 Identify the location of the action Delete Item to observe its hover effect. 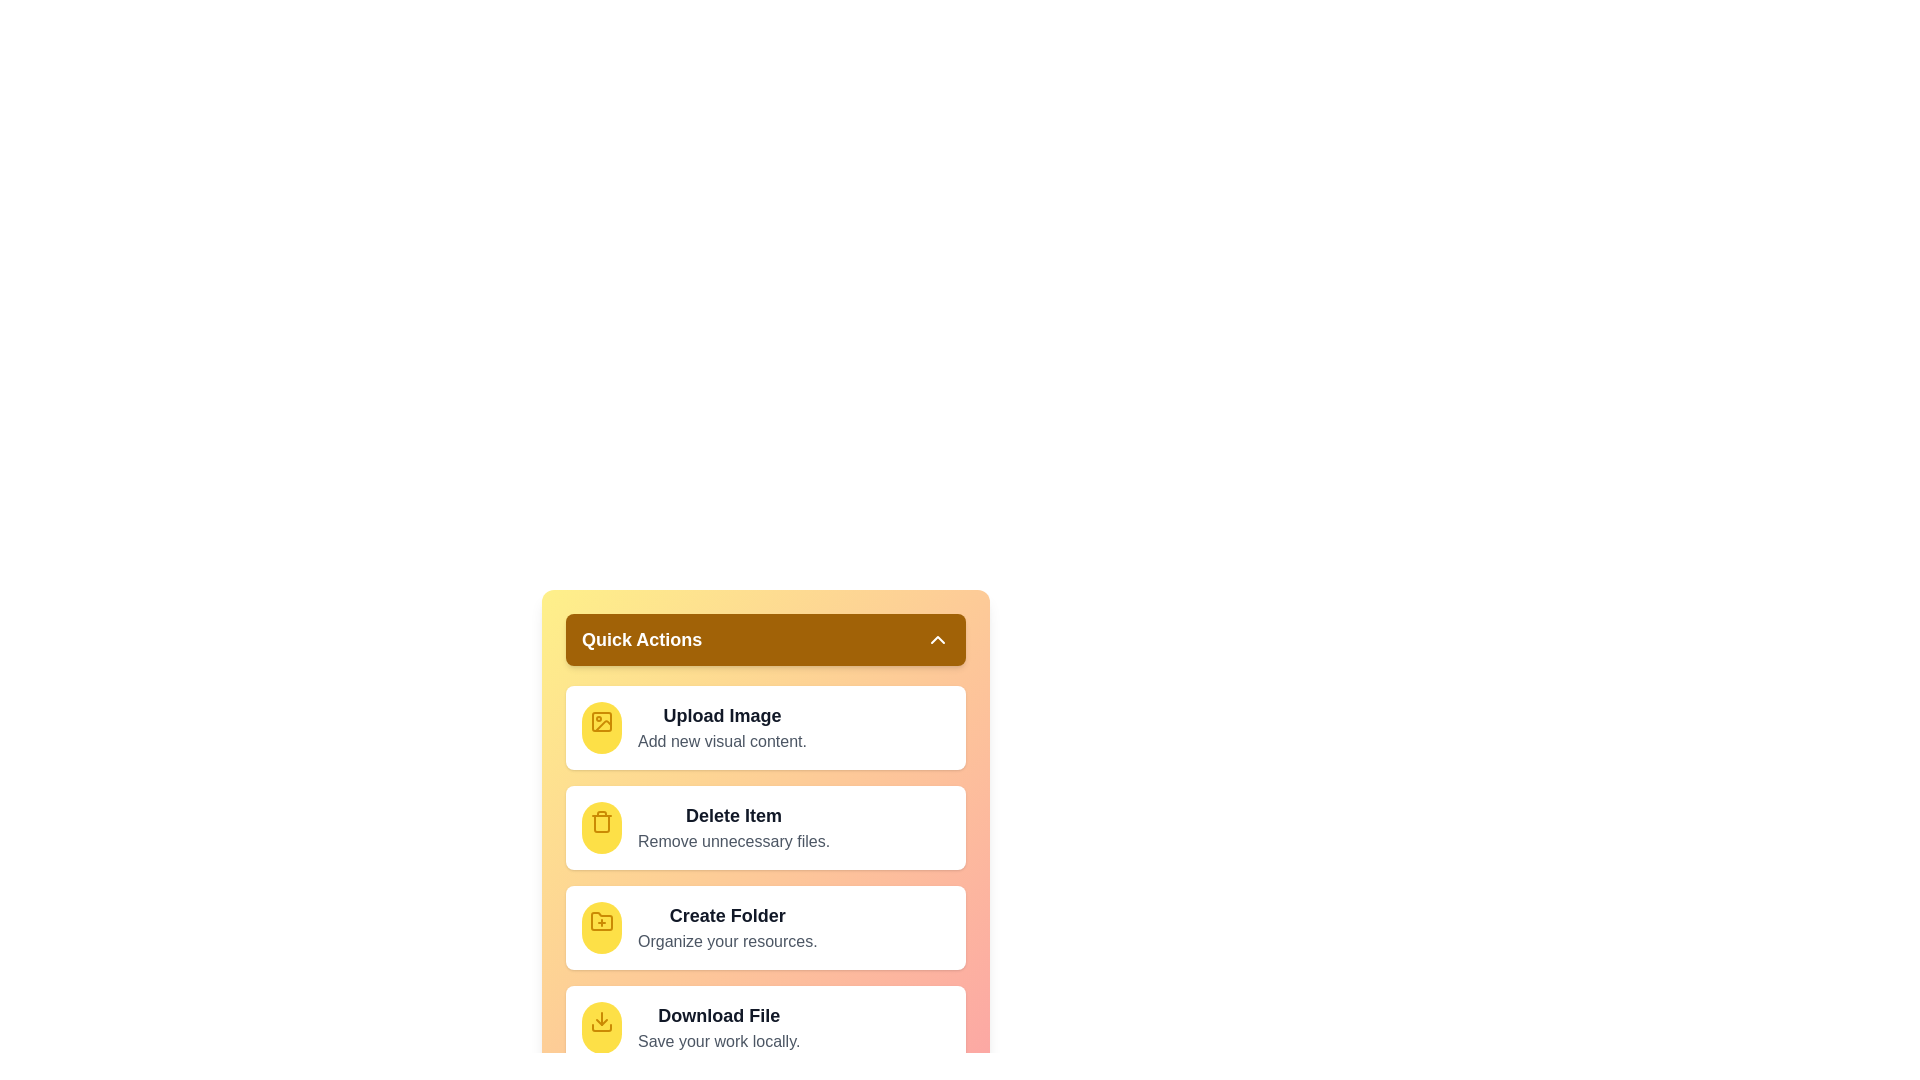
(600, 828).